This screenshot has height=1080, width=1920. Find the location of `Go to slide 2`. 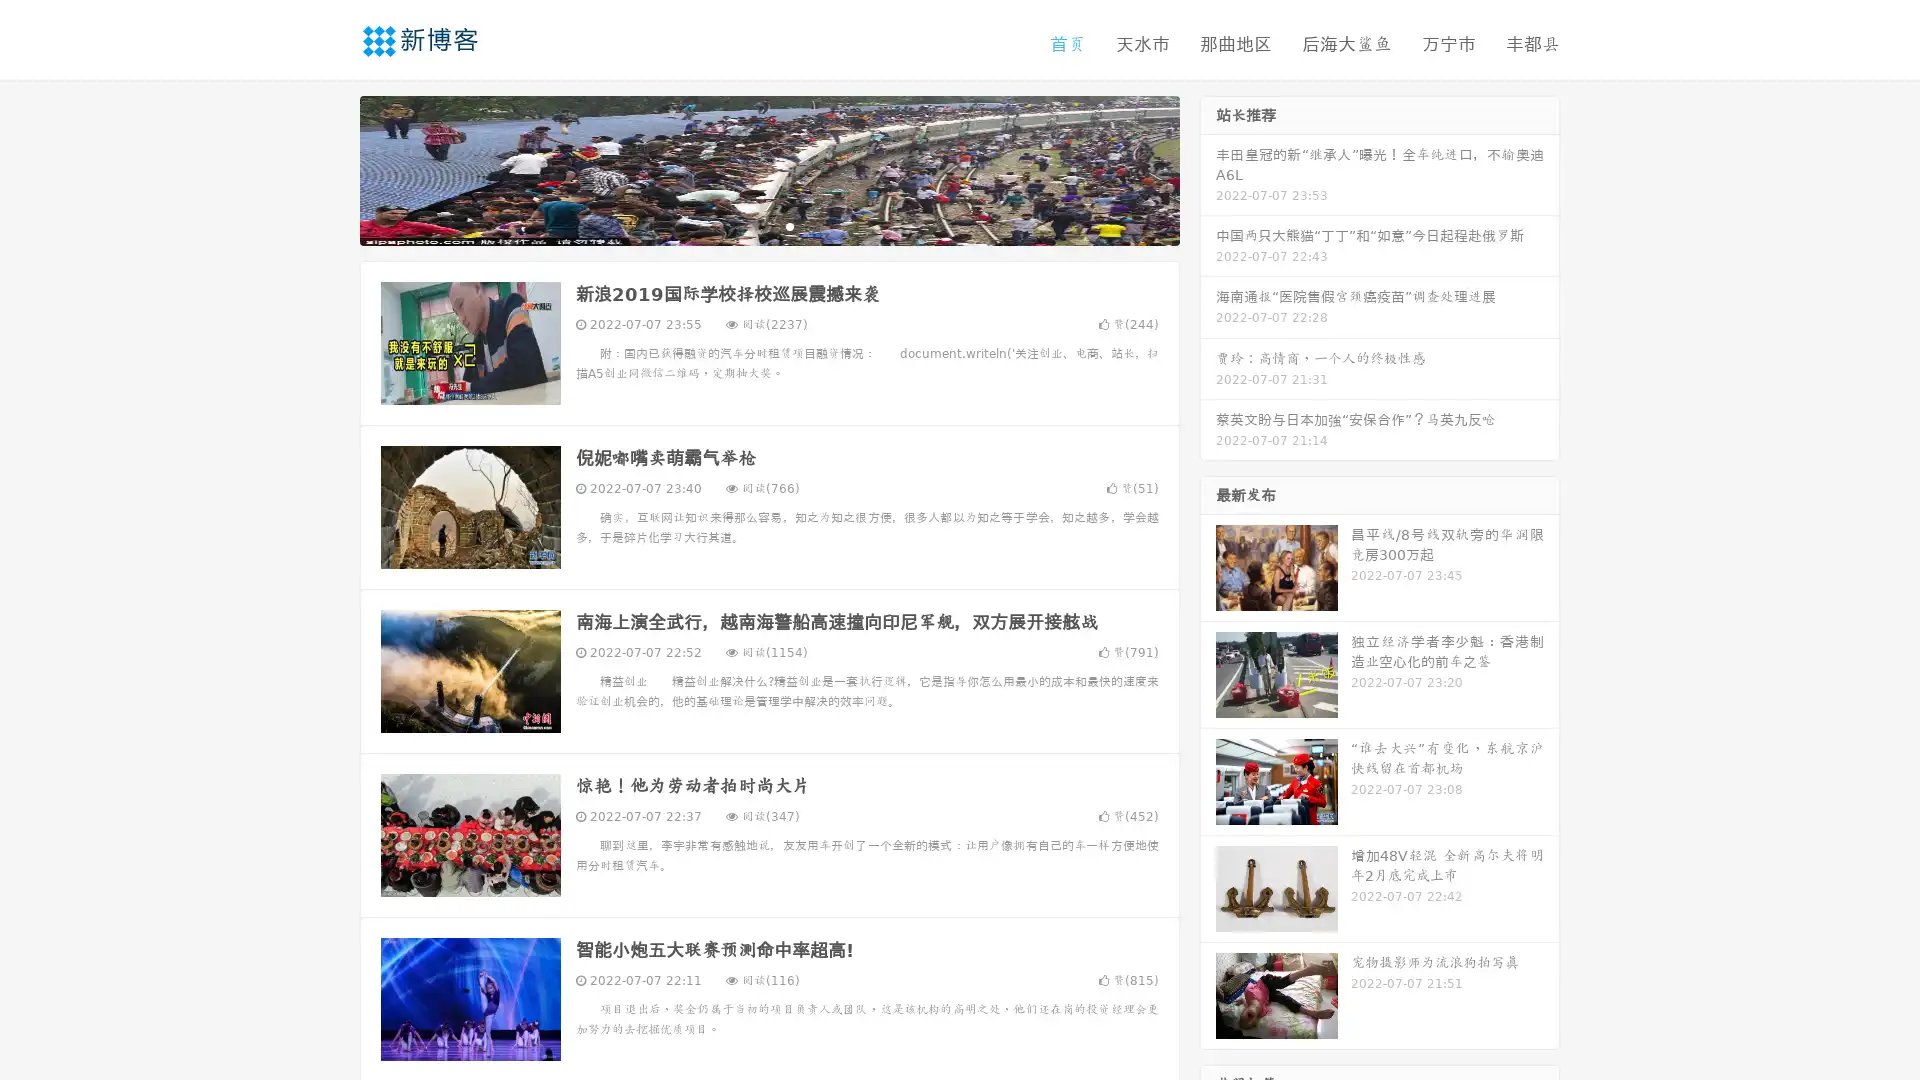

Go to slide 2 is located at coordinates (768, 225).